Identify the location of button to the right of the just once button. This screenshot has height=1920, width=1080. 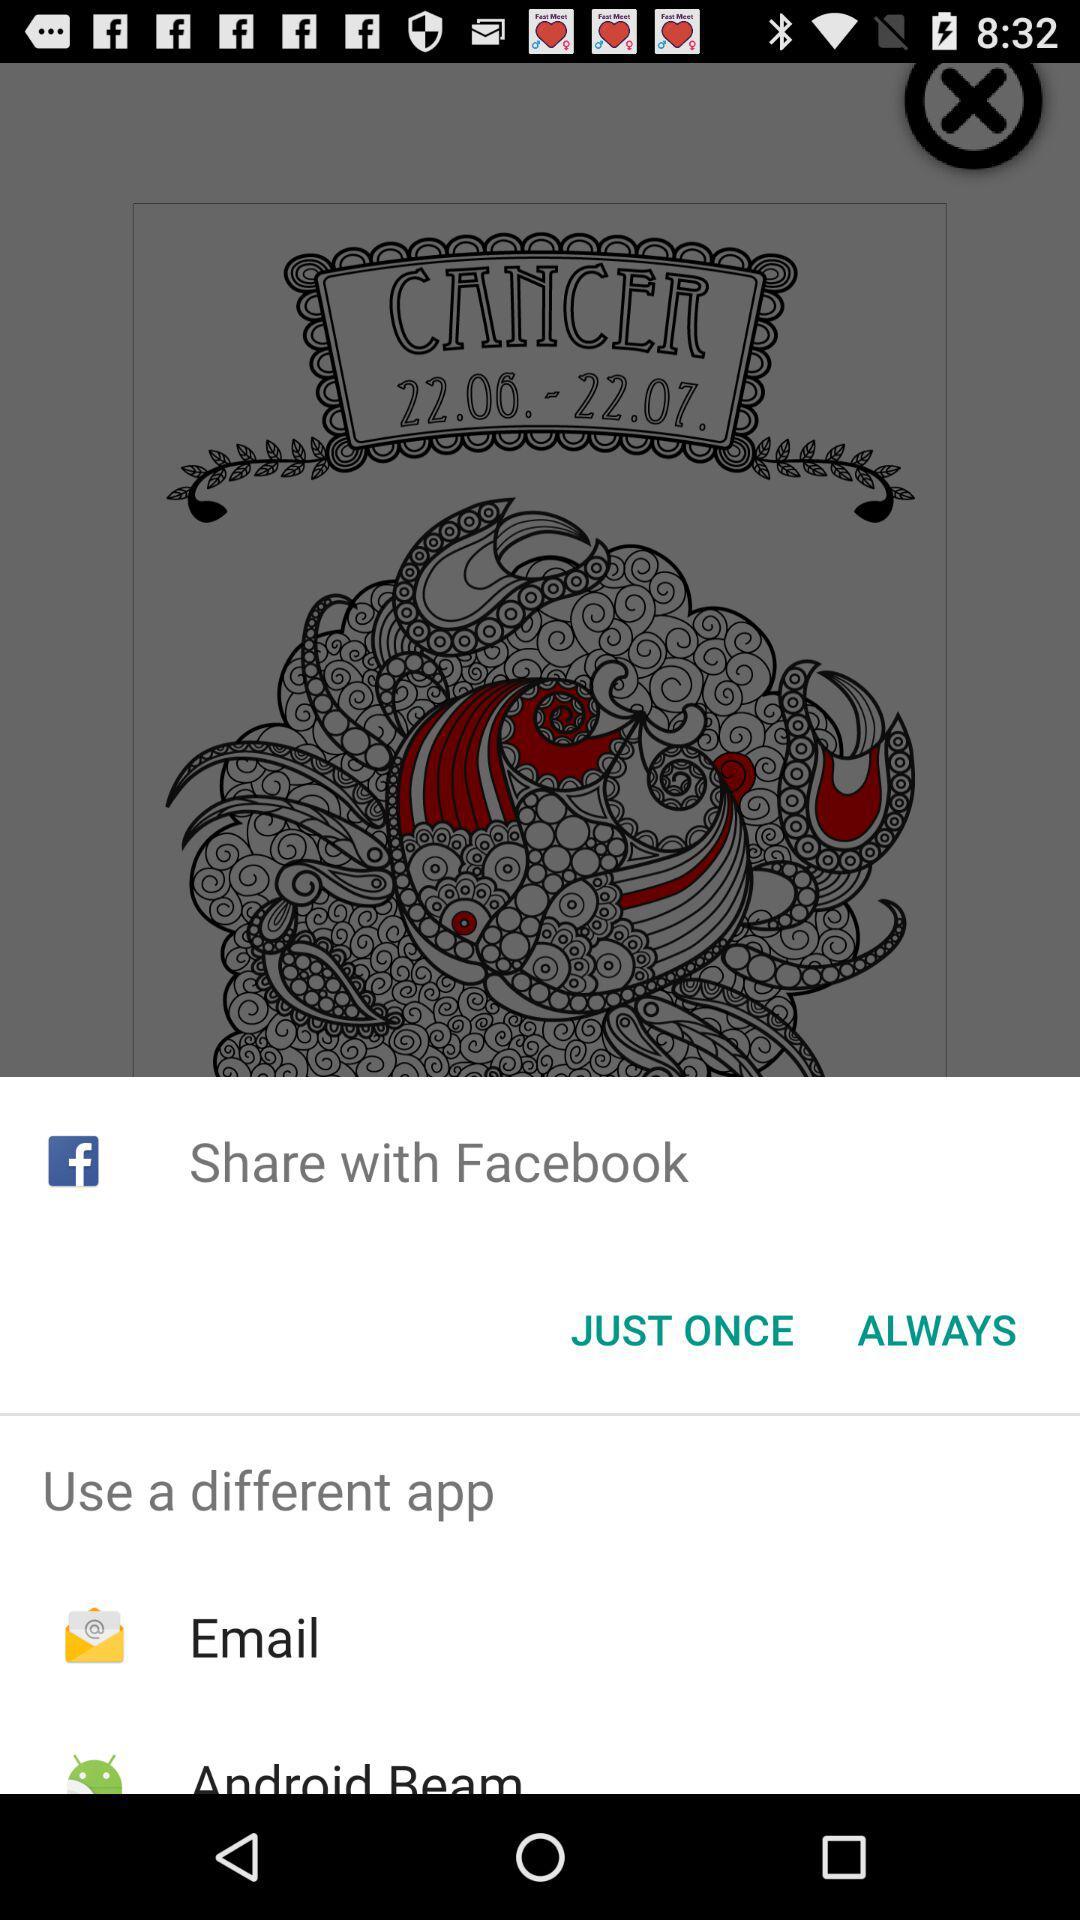
(937, 1329).